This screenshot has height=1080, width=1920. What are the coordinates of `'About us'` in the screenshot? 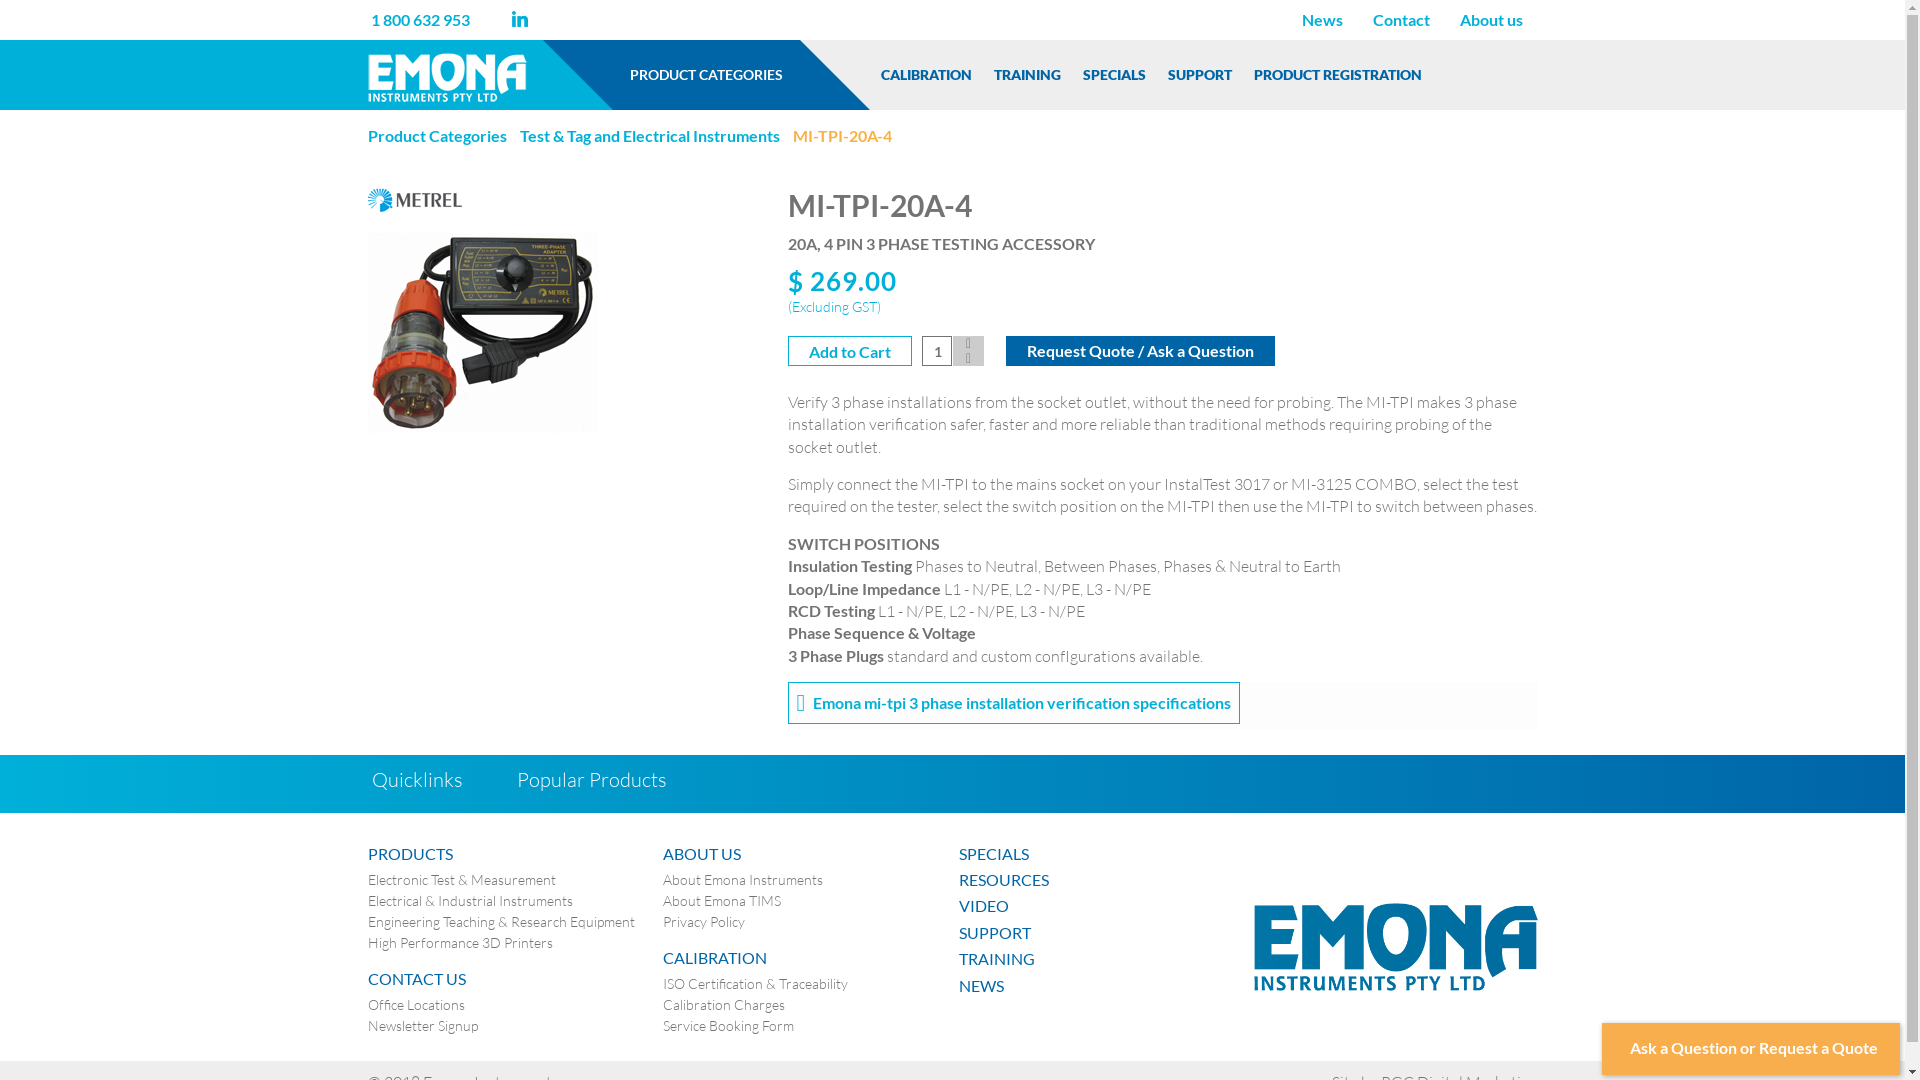 It's located at (1490, 19).